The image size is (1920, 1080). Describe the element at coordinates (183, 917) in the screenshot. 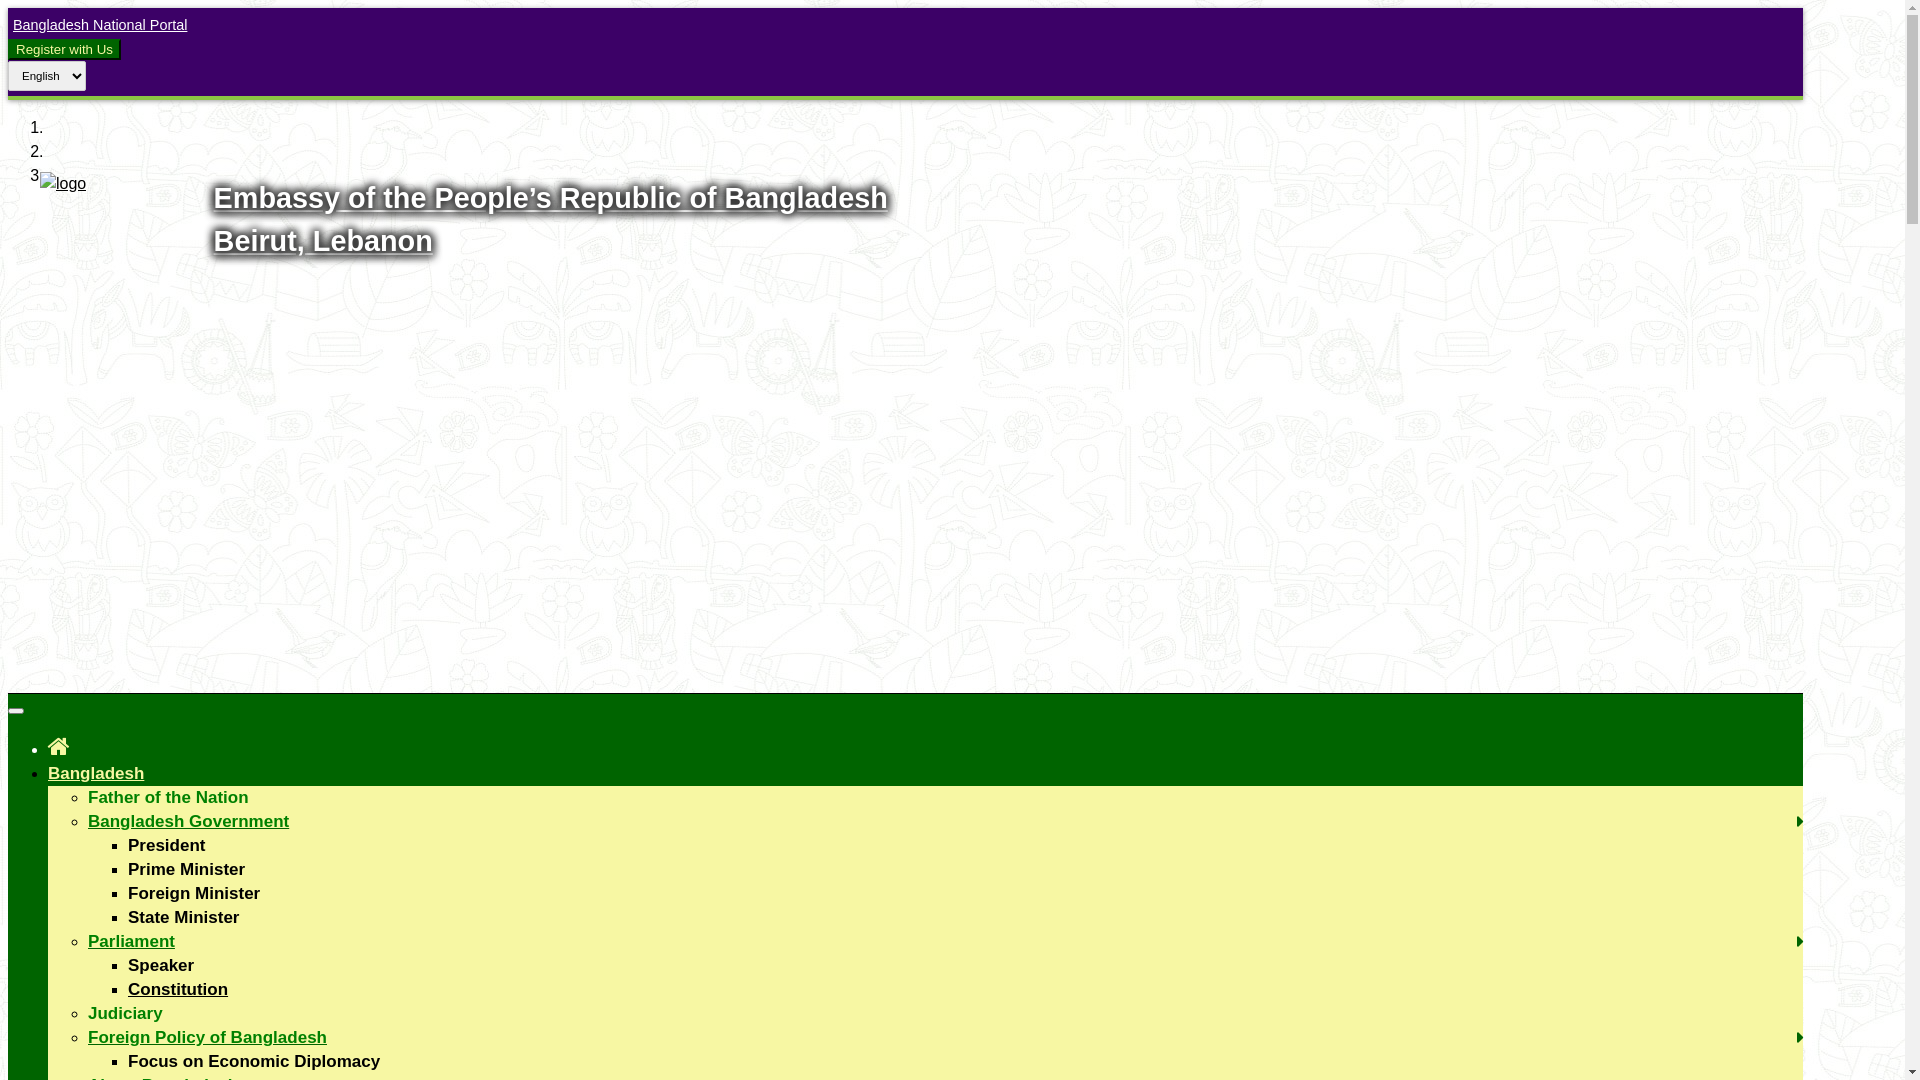

I see `'State Minister'` at that location.